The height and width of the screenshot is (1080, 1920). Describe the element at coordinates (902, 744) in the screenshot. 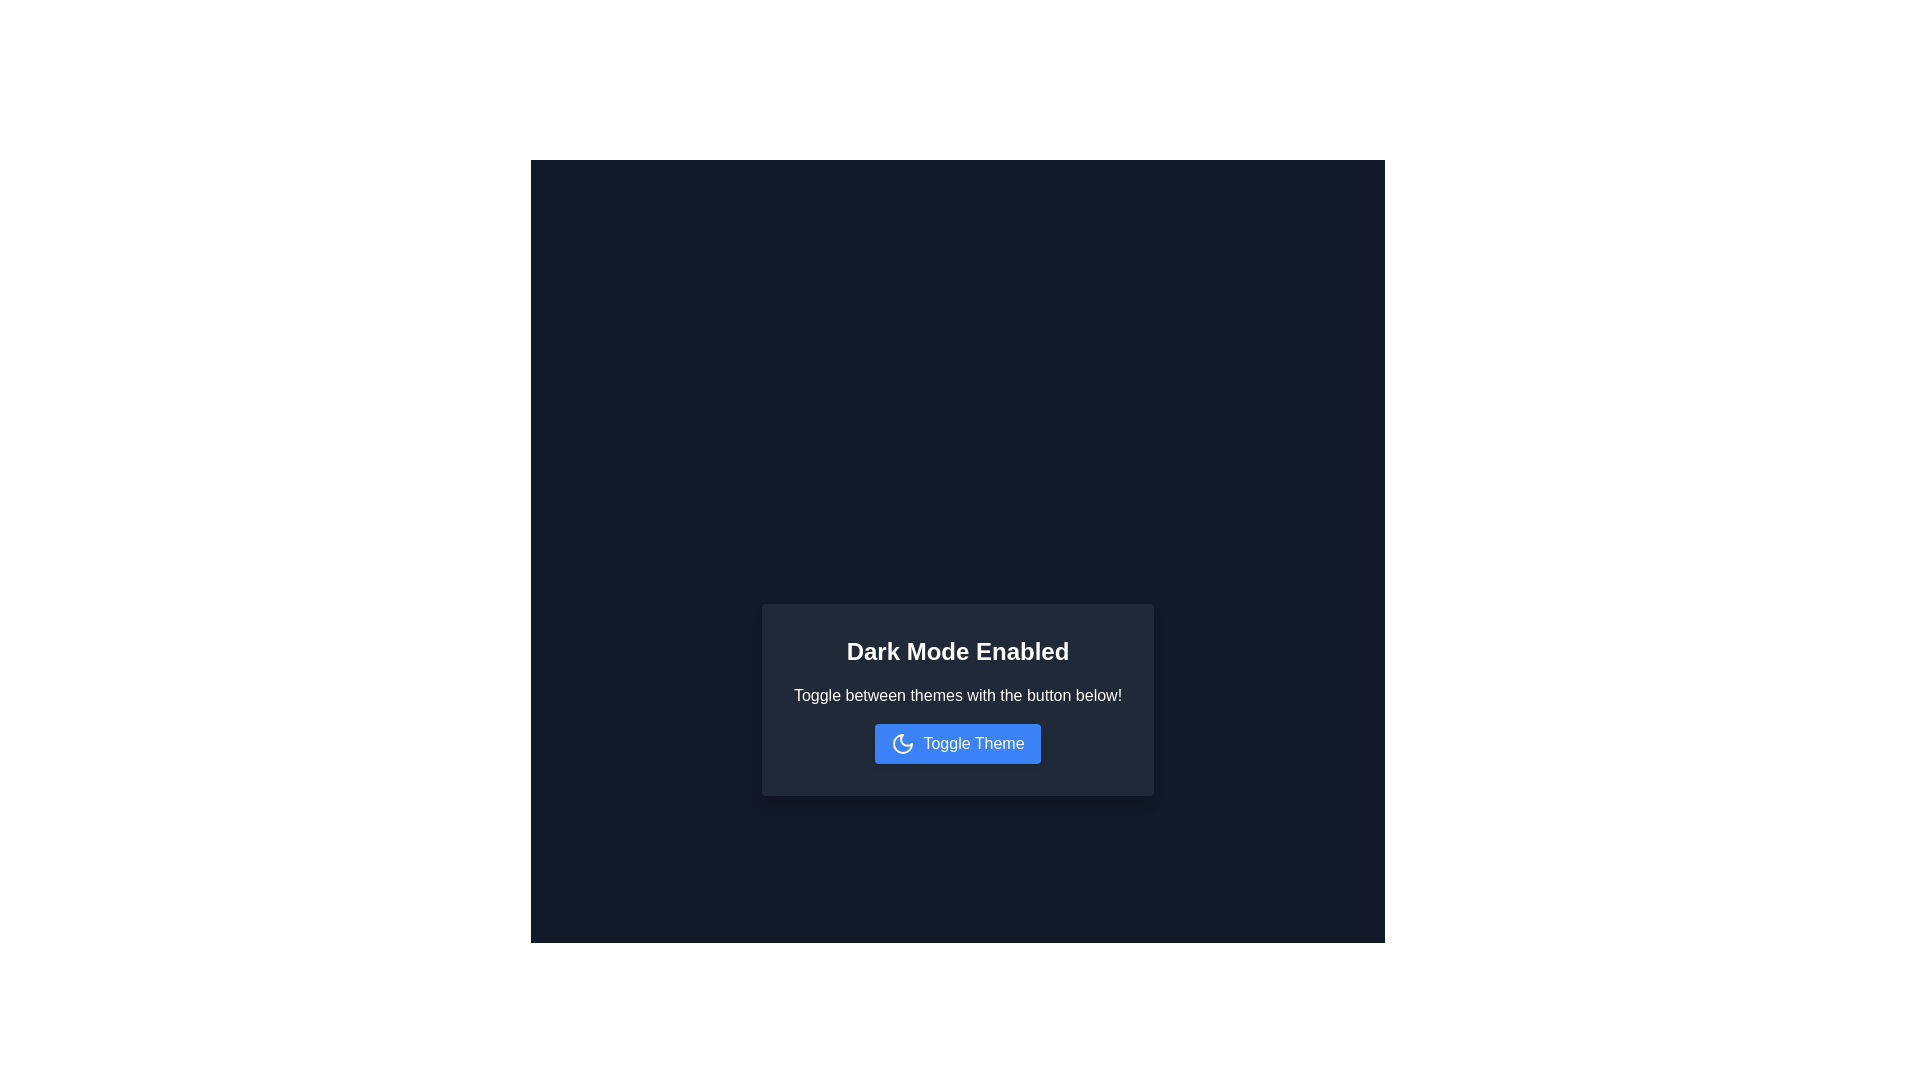

I see `the crescent moon icon on the blue 'Toggle Theme' button located at the bottom-center of the interface, below the text 'Toggle between themes with the button below!'` at that location.